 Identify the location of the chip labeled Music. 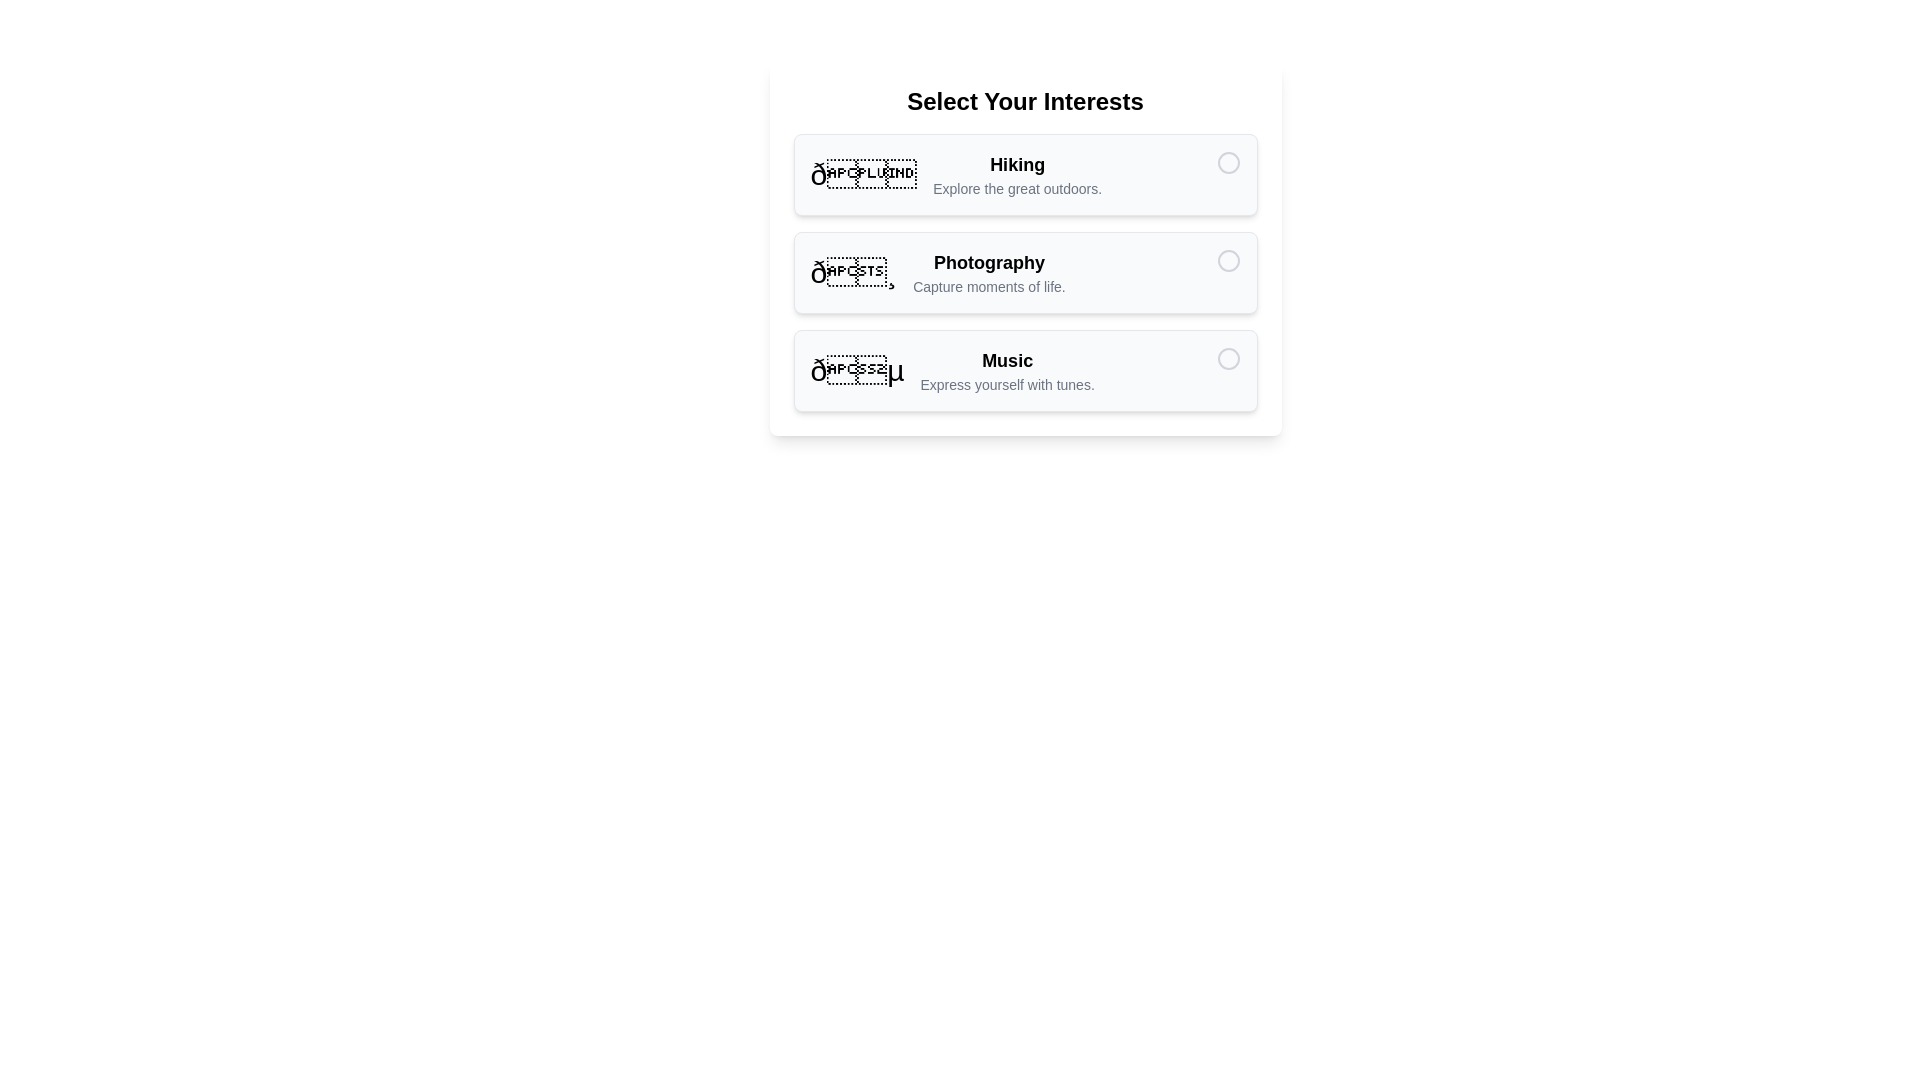
(1025, 370).